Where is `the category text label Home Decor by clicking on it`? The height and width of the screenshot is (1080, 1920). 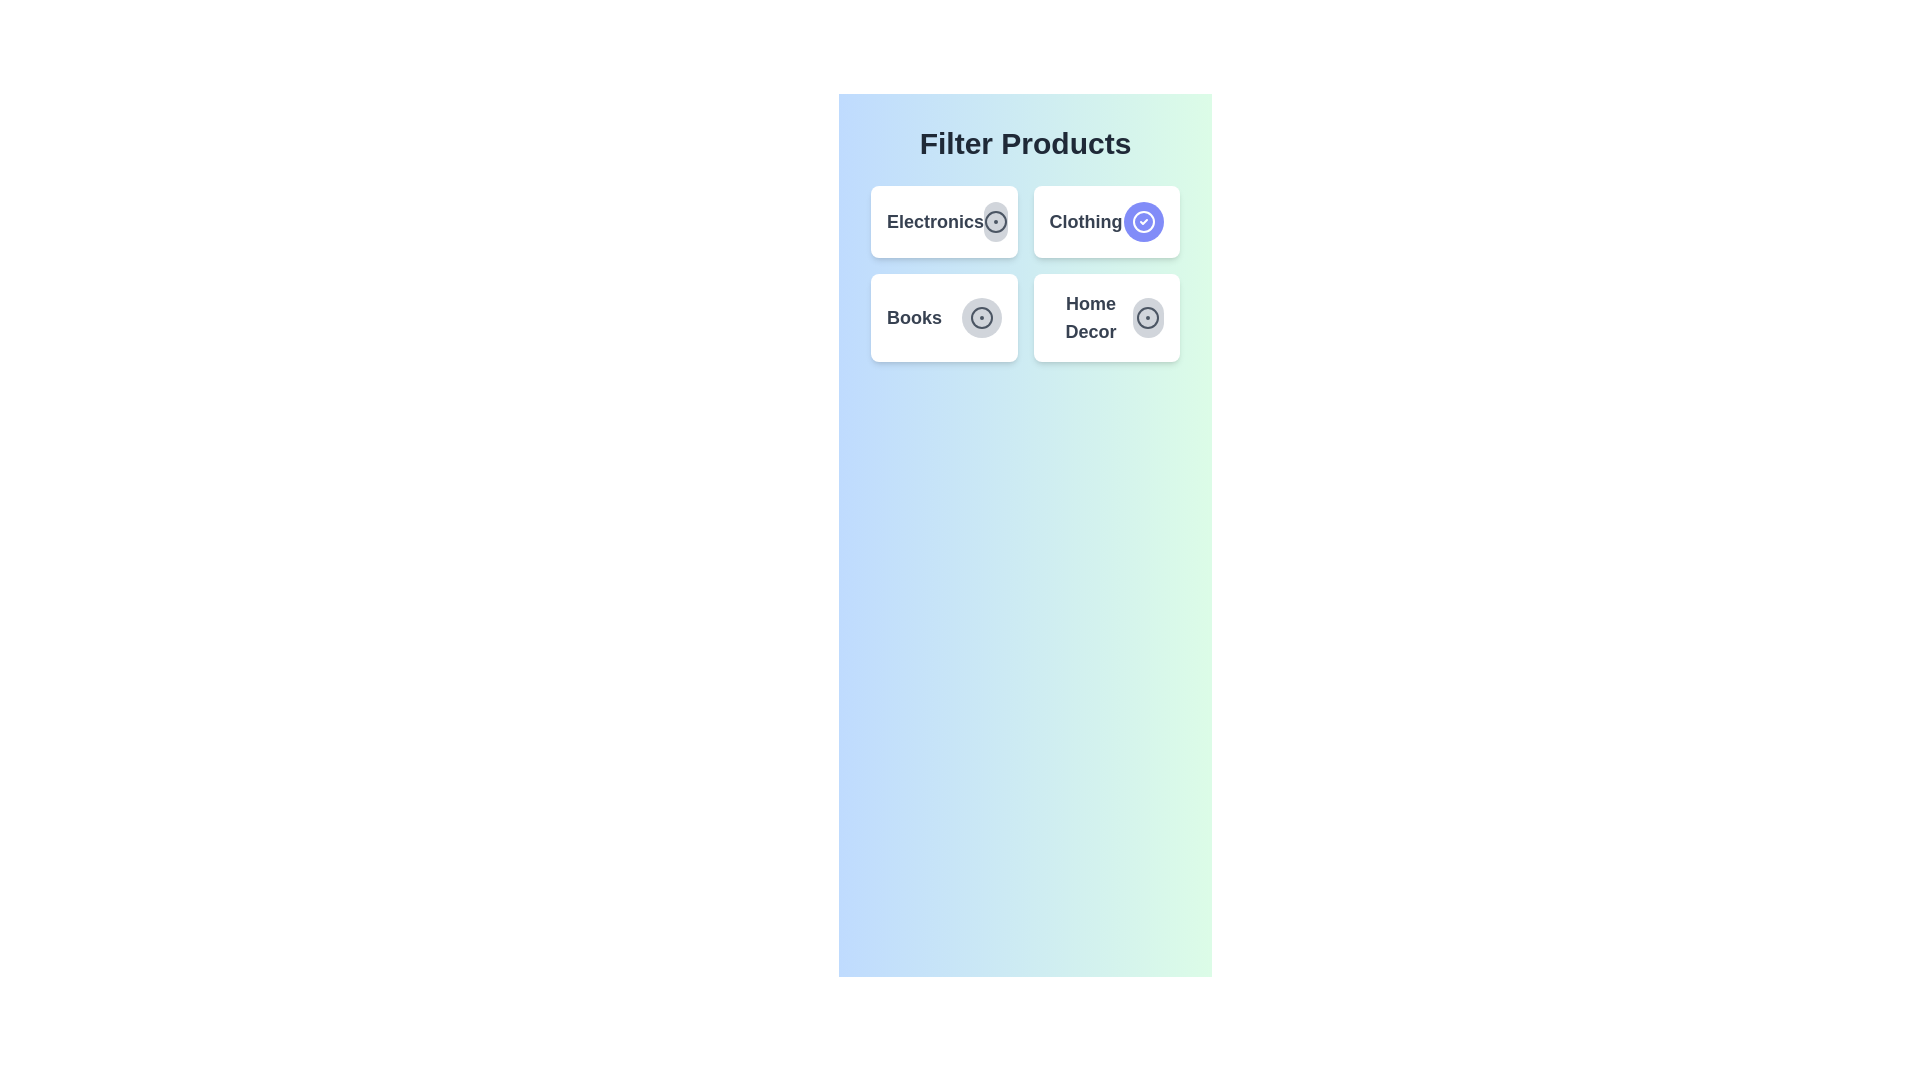
the category text label Home Decor by clicking on it is located at coordinates (1090, 316).